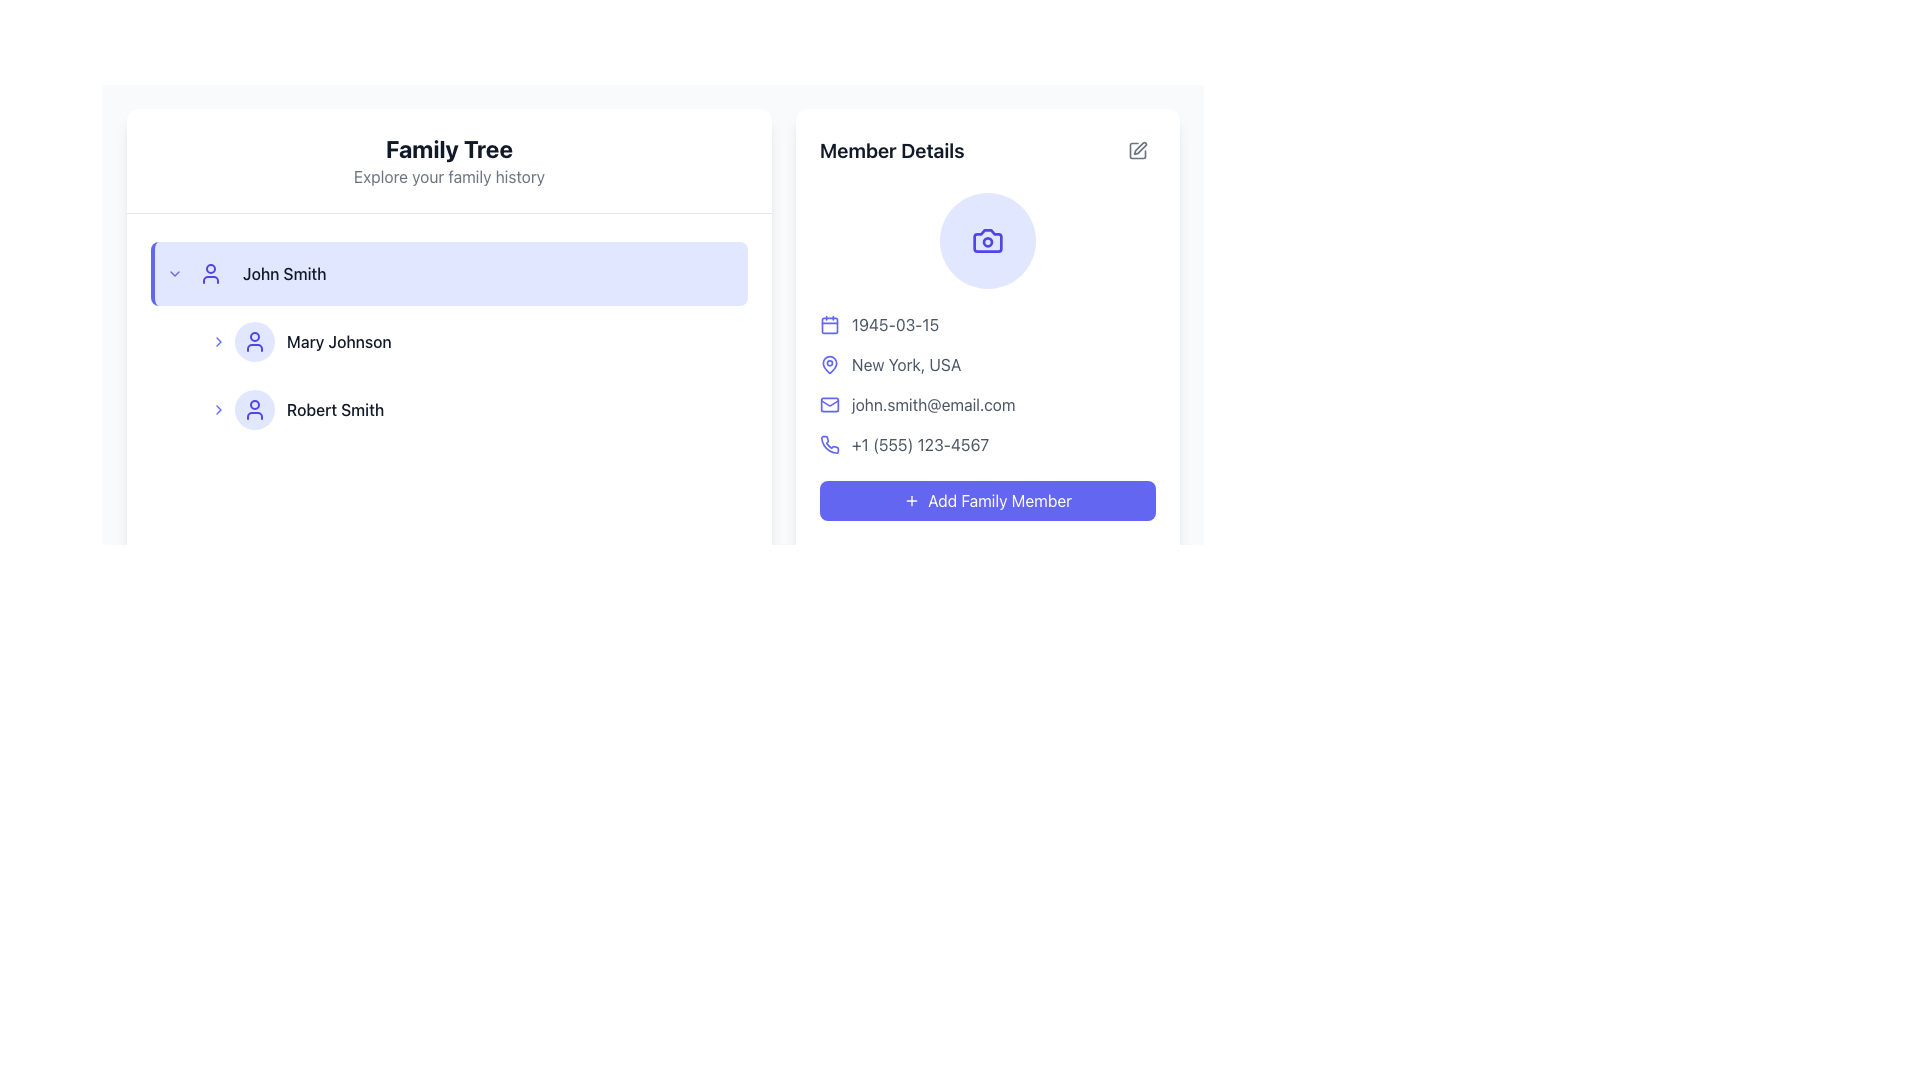  I want to click on the edit button icon located in the top-right corner of the 'Member Details' section, which is a pen icon among its siblings, so click(1140, 147).